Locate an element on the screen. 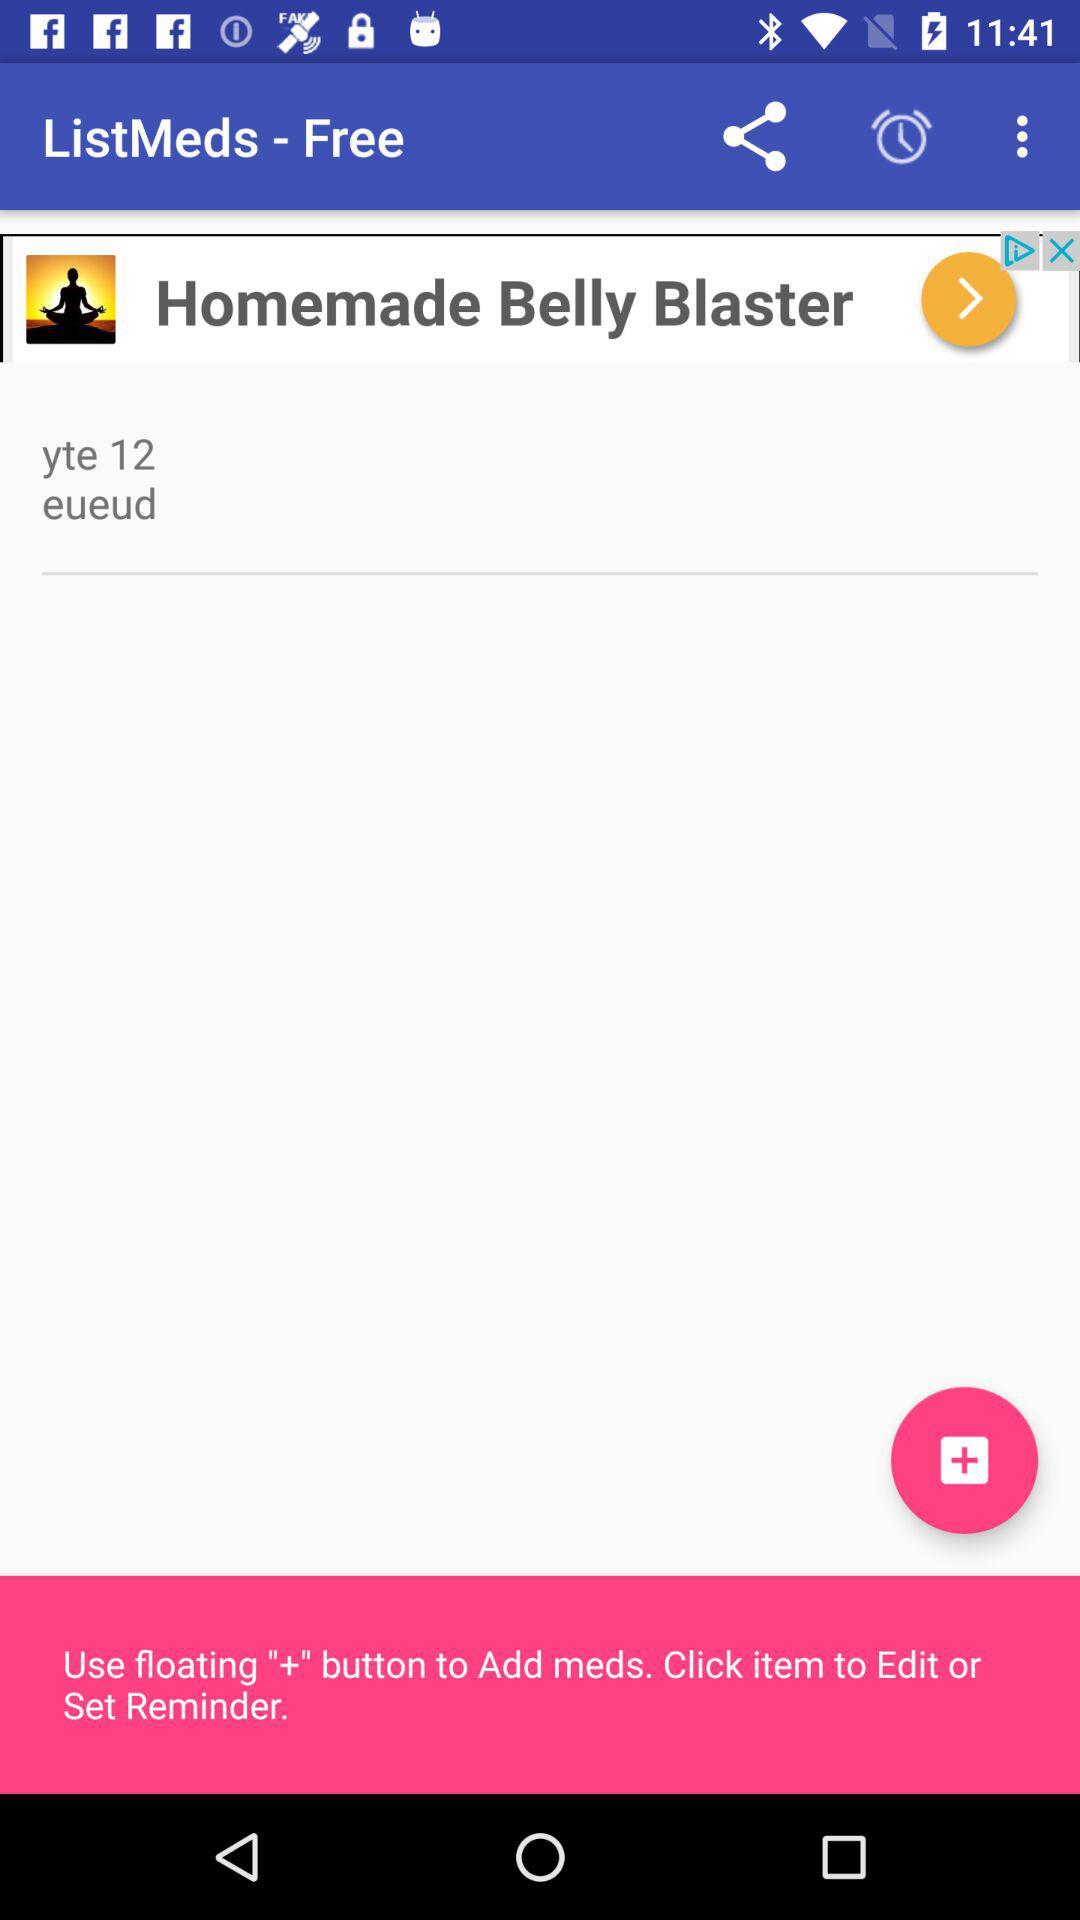 The width and height of the screenshot is (1080, 1920). meds is located at coordinates (963, 1460).